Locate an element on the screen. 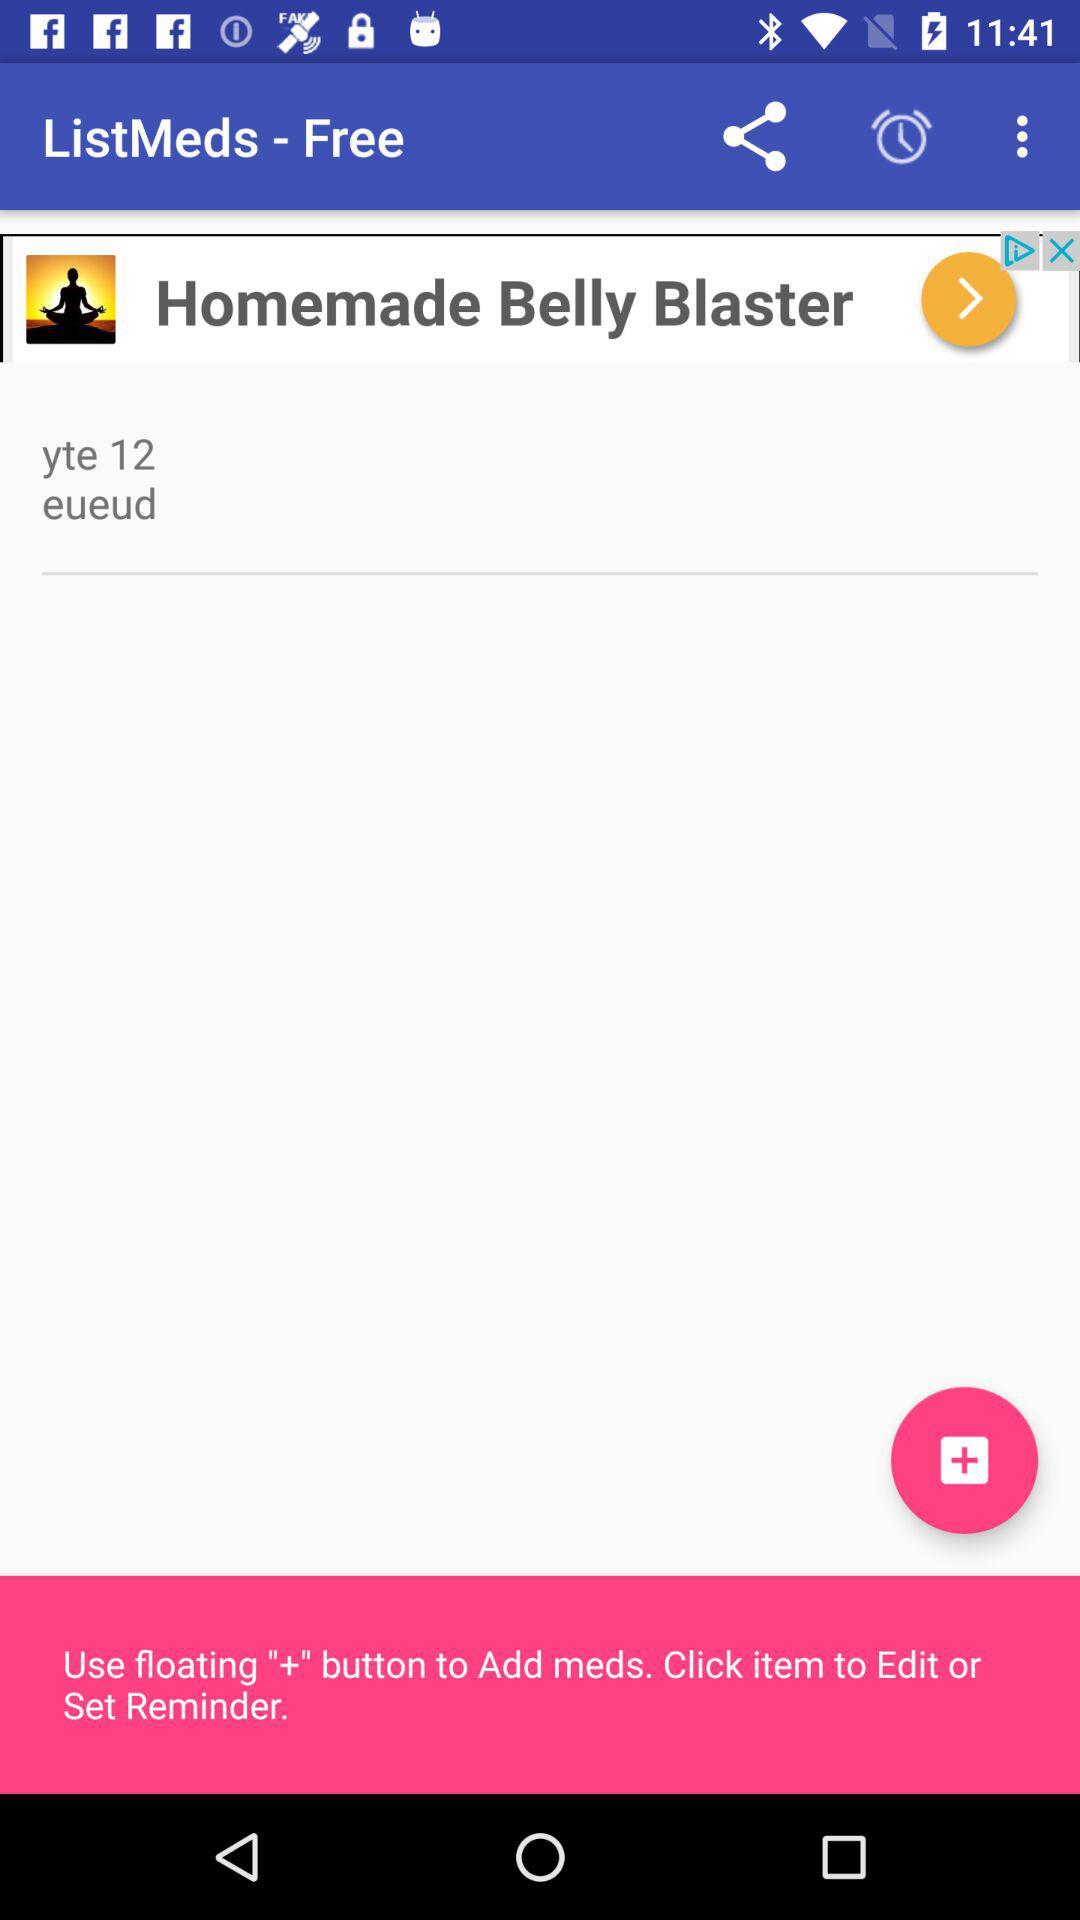 The width and height of the screenshot is (1080, 1920). meds is located at coordinates (963, 1460).